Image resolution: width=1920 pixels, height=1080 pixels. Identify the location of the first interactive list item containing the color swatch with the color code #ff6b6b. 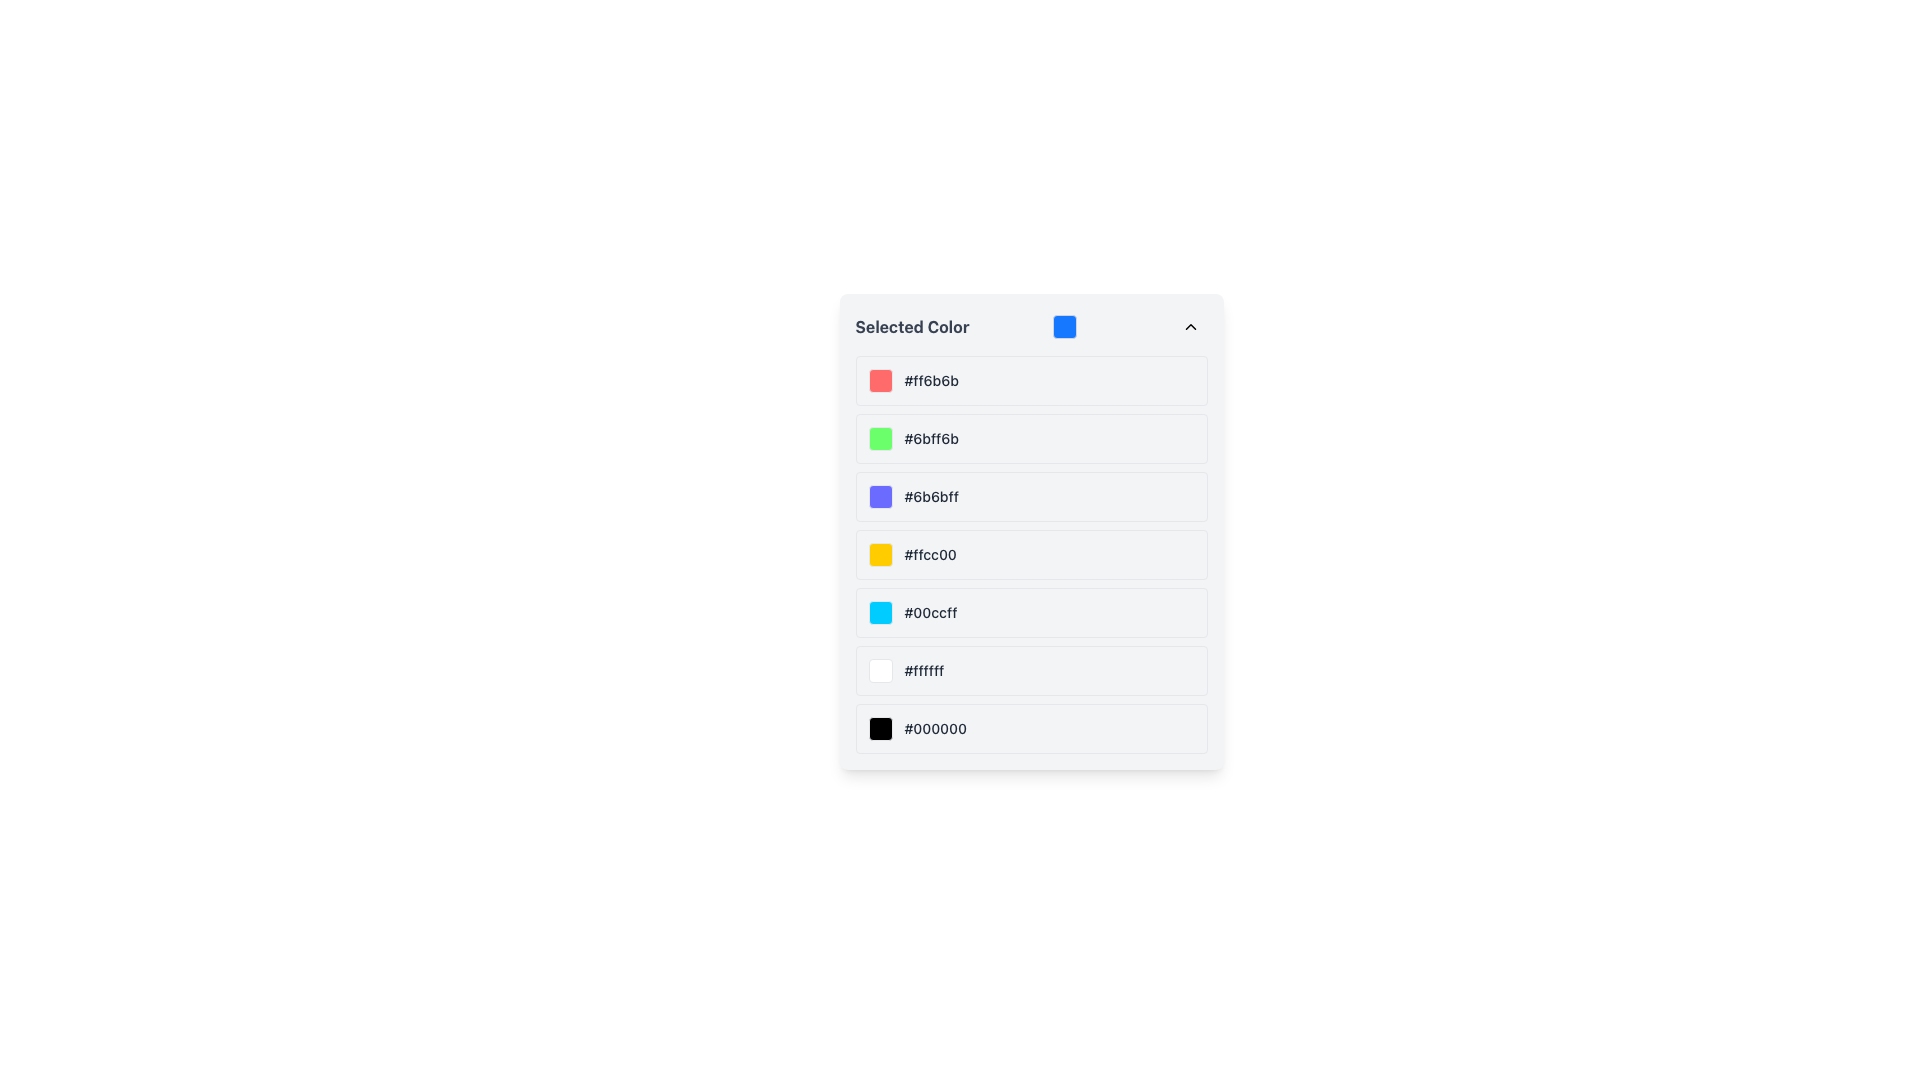
(1031, 381).